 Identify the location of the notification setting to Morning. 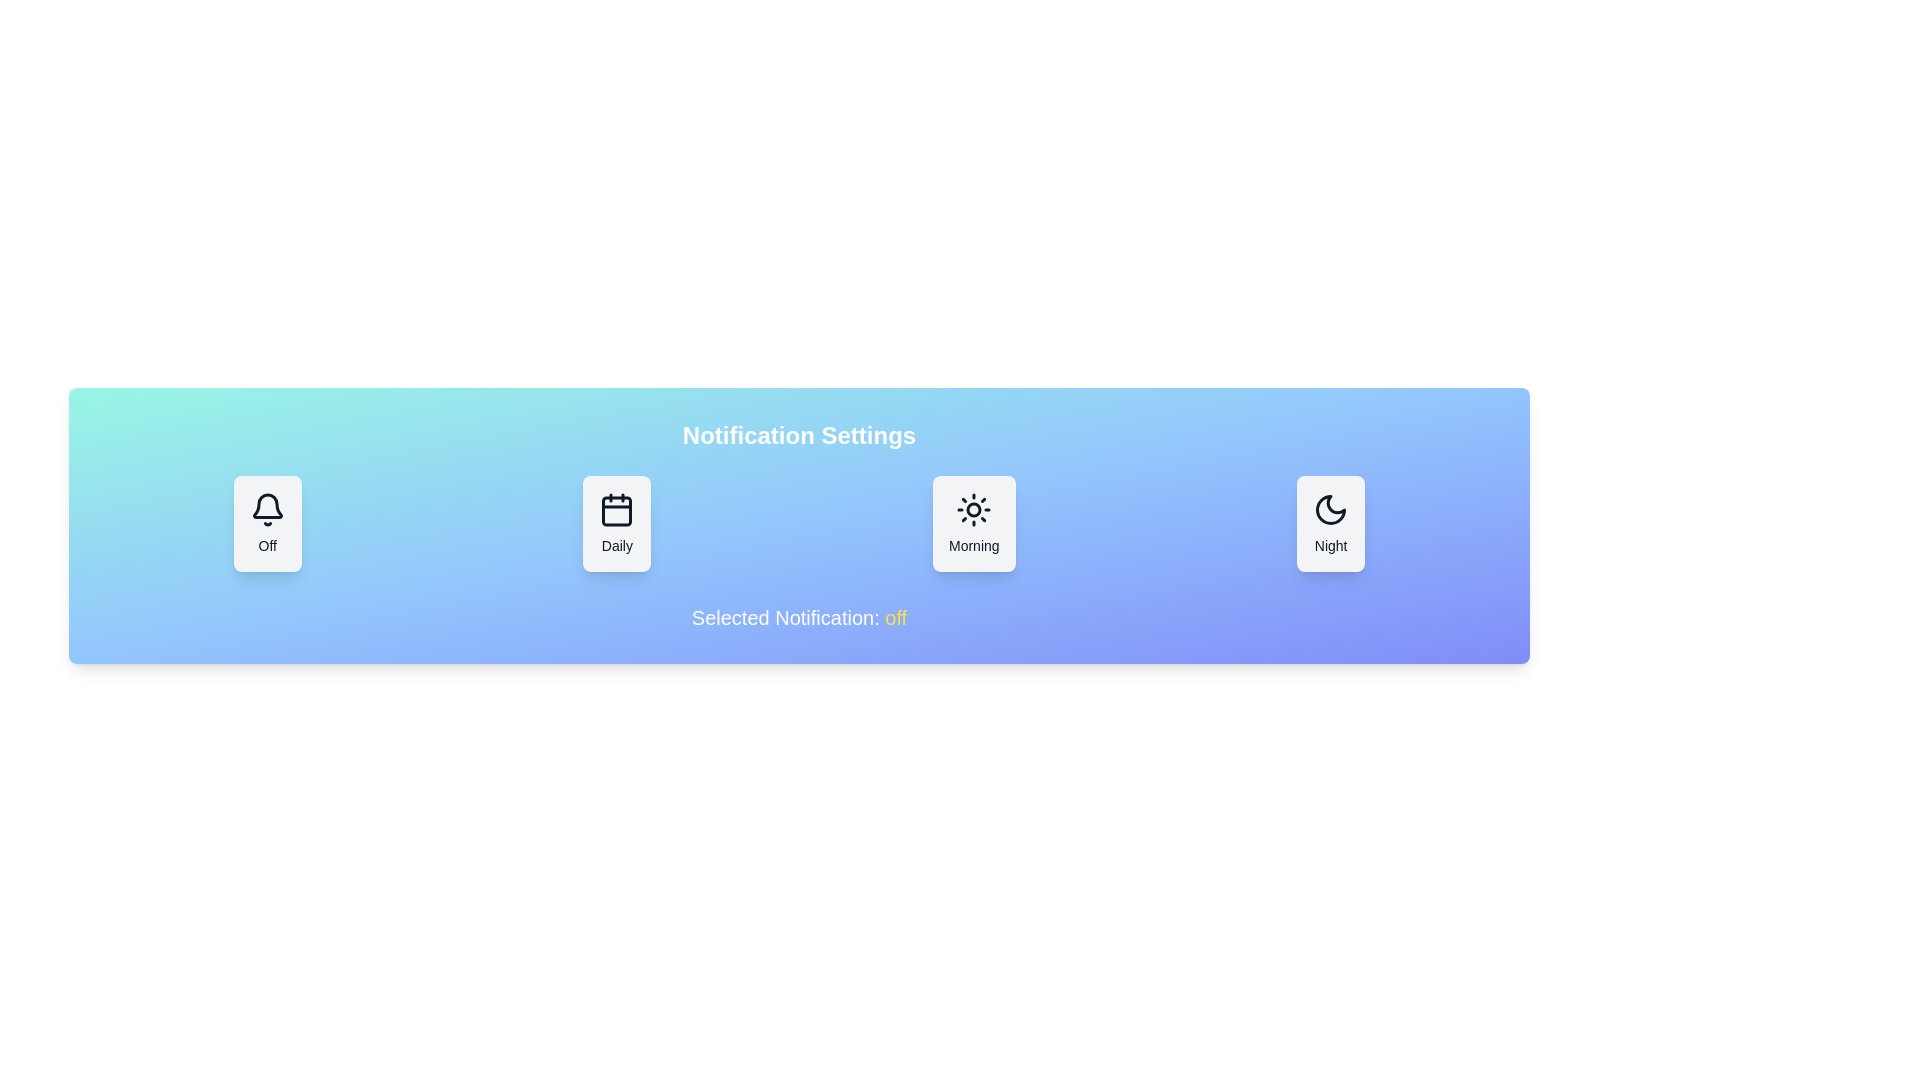
(974, 523).